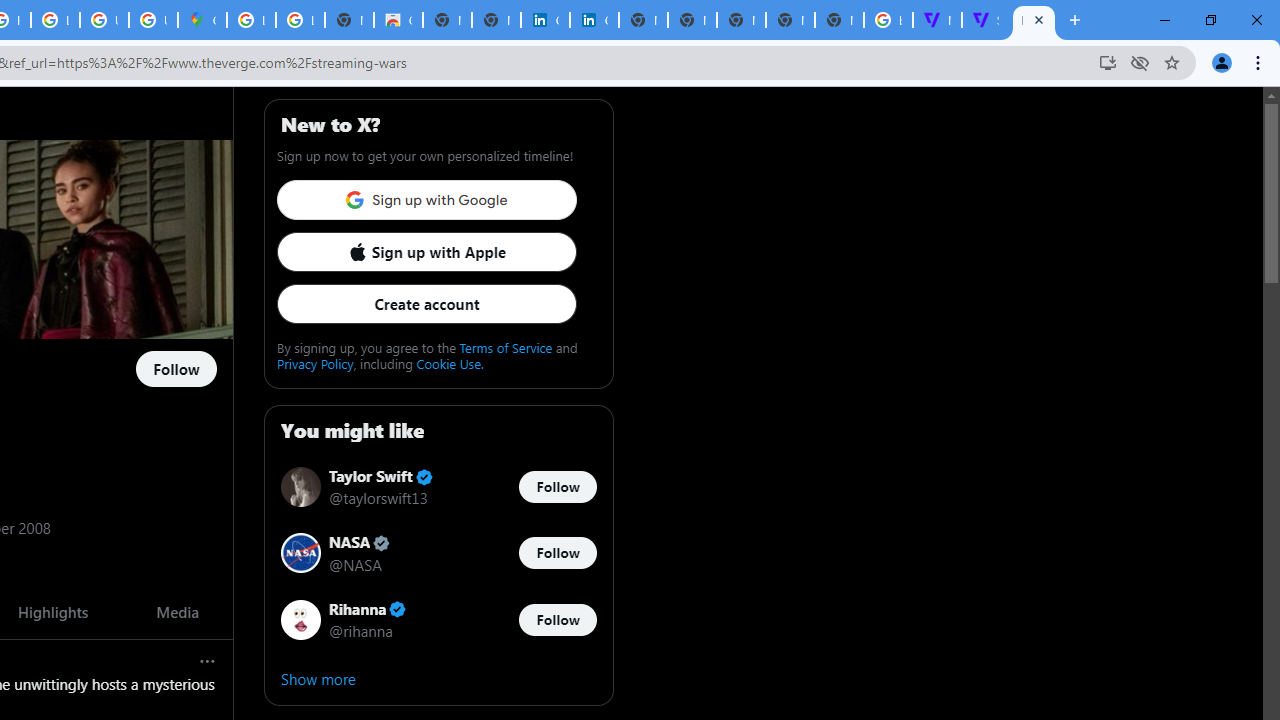 This screenshot has width=1280, height=720. What do you see at coordinates (557, 487) in the screenshot?
I see `'Follow @taylorswift13'` at bounding box center [557, 487].